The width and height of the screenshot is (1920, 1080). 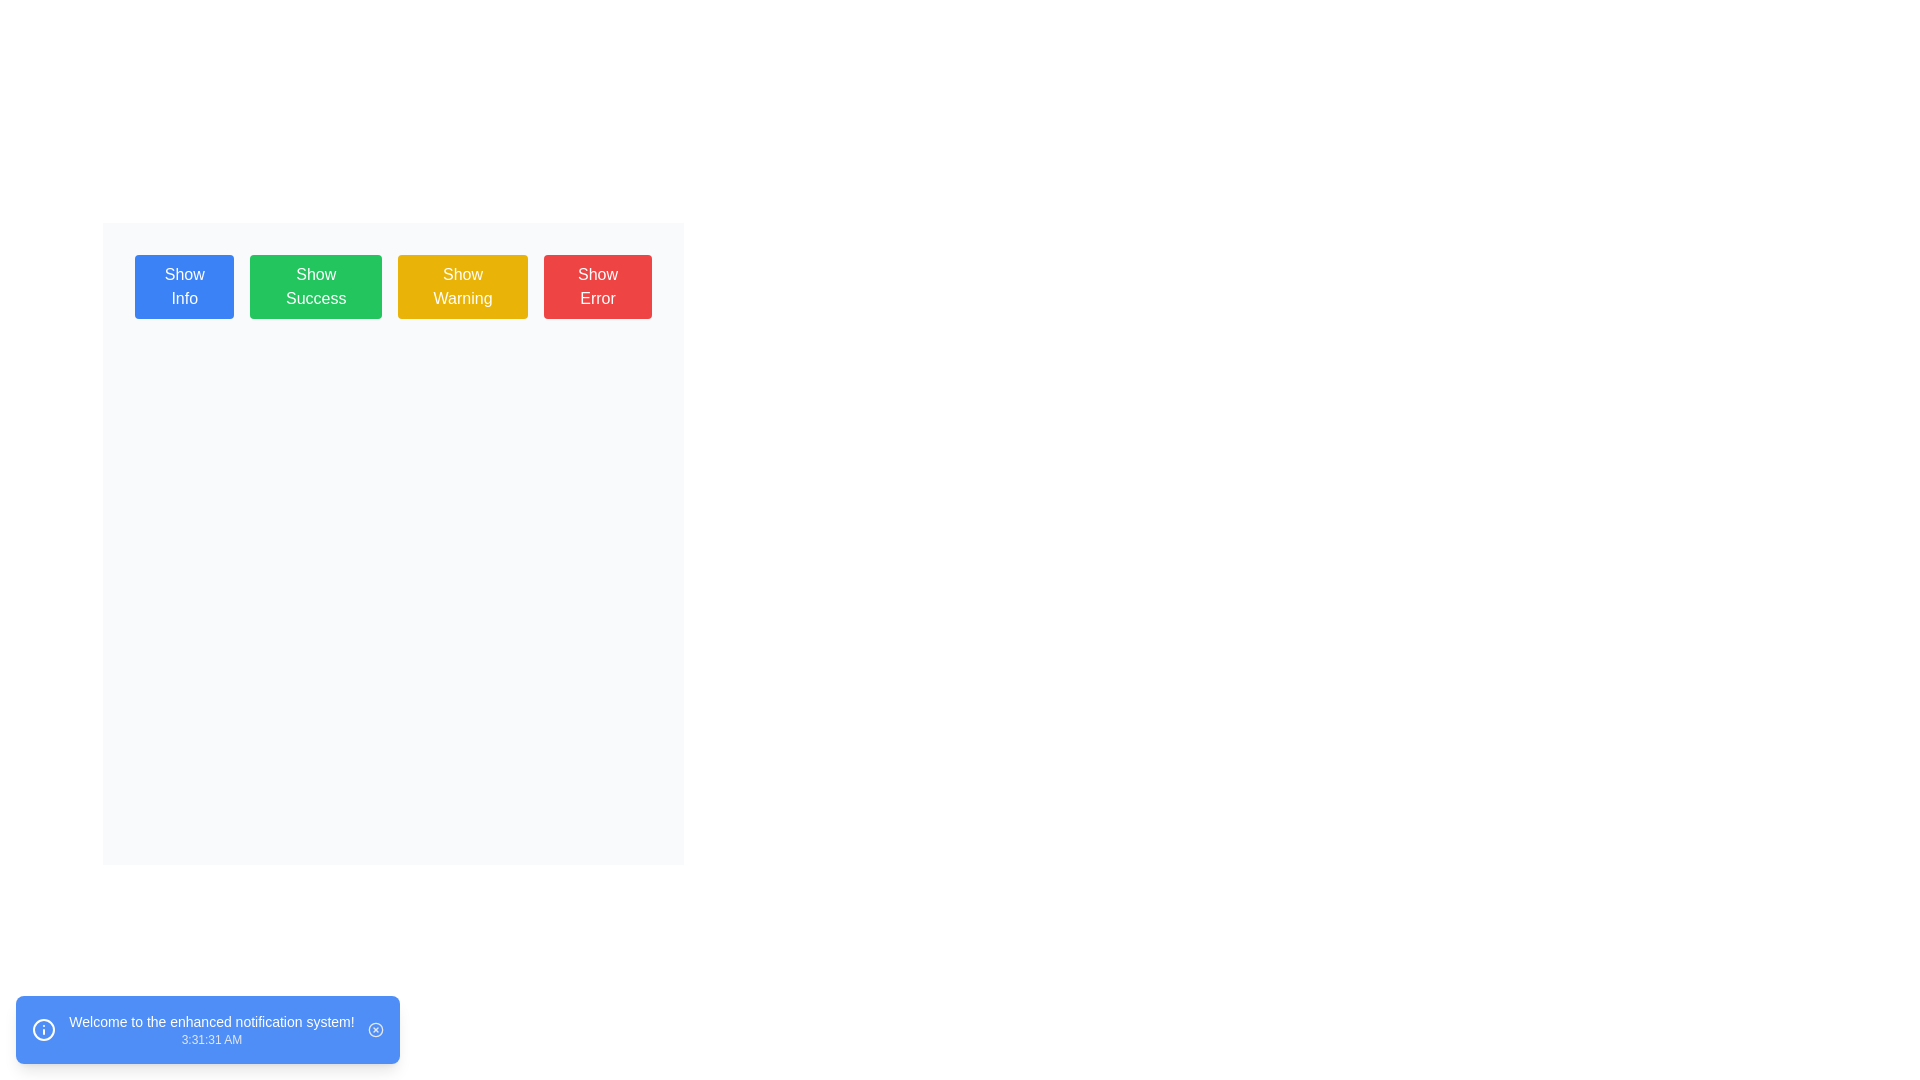 What do you see at coordinates (597, 286) in the screenshot?
I see `the 'Show Error' button, which is a rectangular button with a red background and white text, located as the fourth element in a horizontal group of buttons` at bounding box center [597, 286].